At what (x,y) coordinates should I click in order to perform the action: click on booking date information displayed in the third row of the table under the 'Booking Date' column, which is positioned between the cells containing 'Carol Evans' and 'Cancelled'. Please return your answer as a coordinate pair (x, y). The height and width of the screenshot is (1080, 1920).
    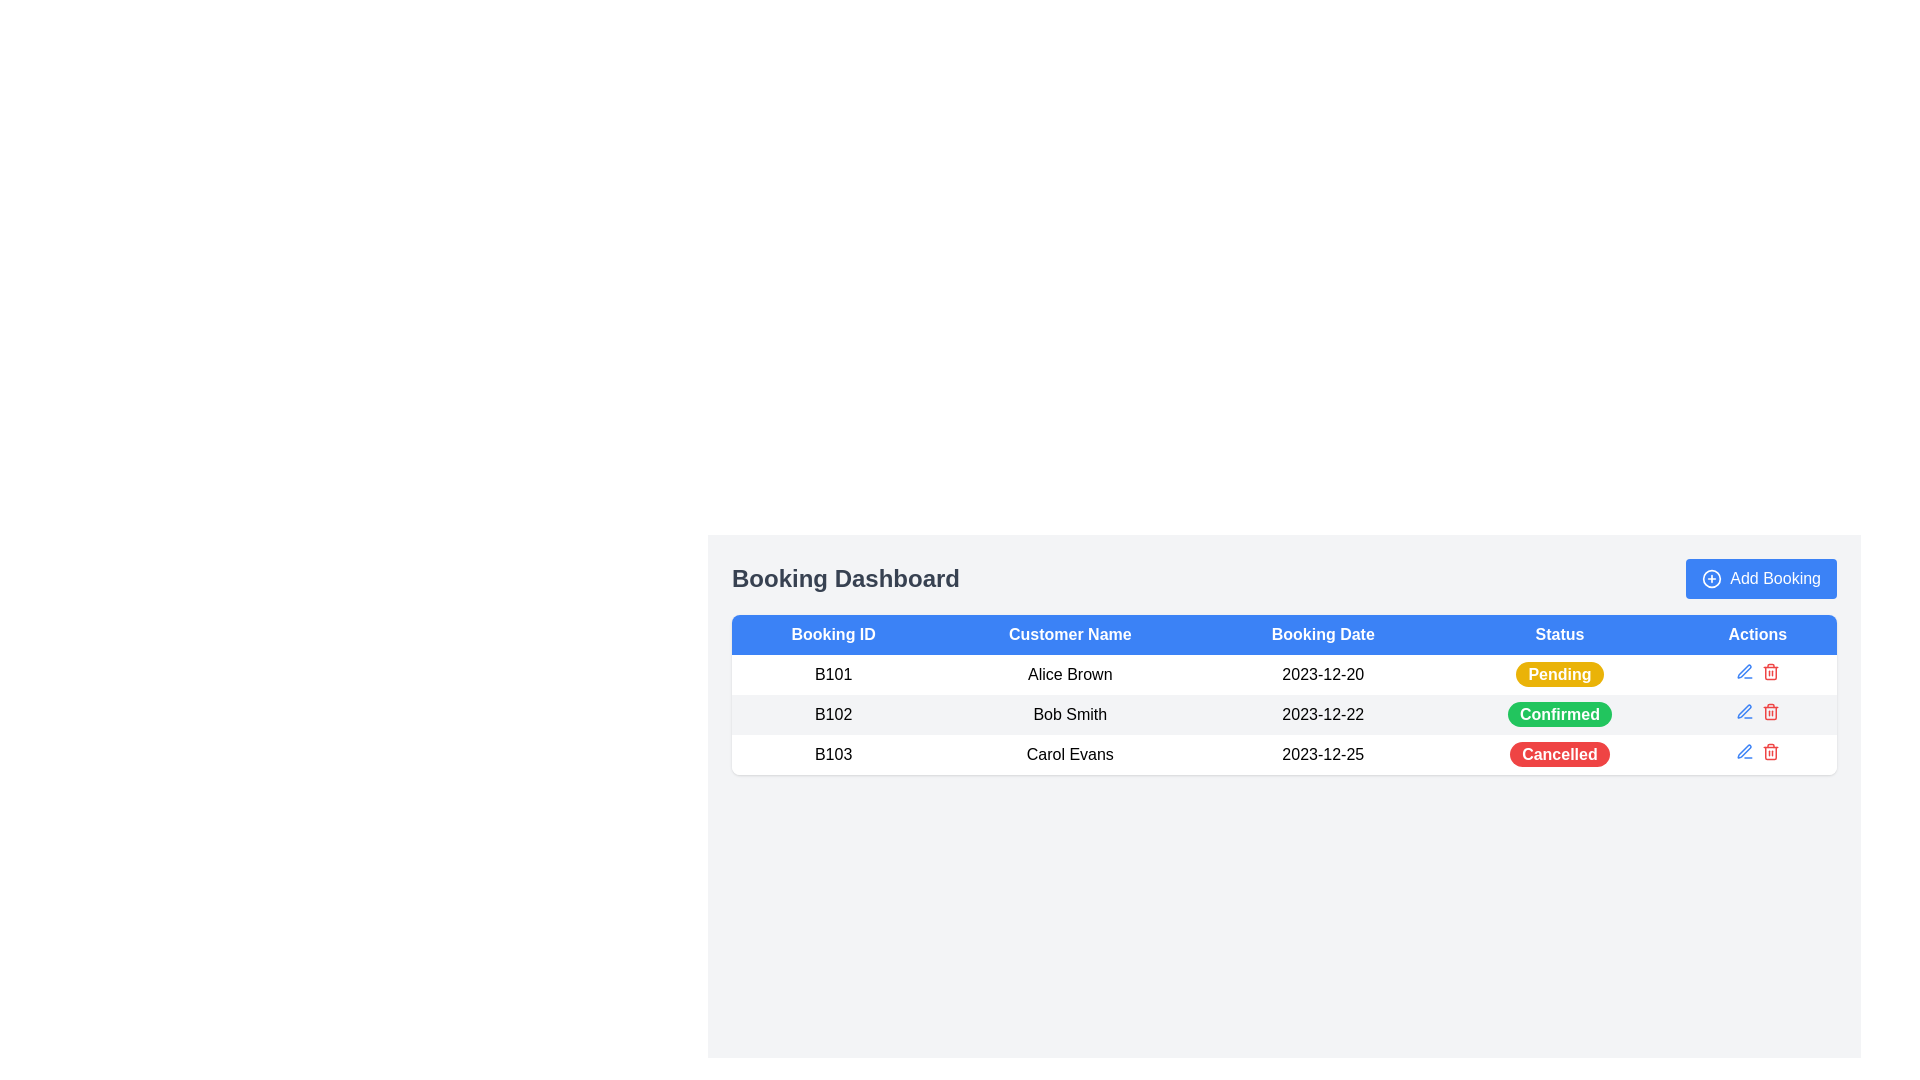
    Looking at the image, I should click on (1323, 755).